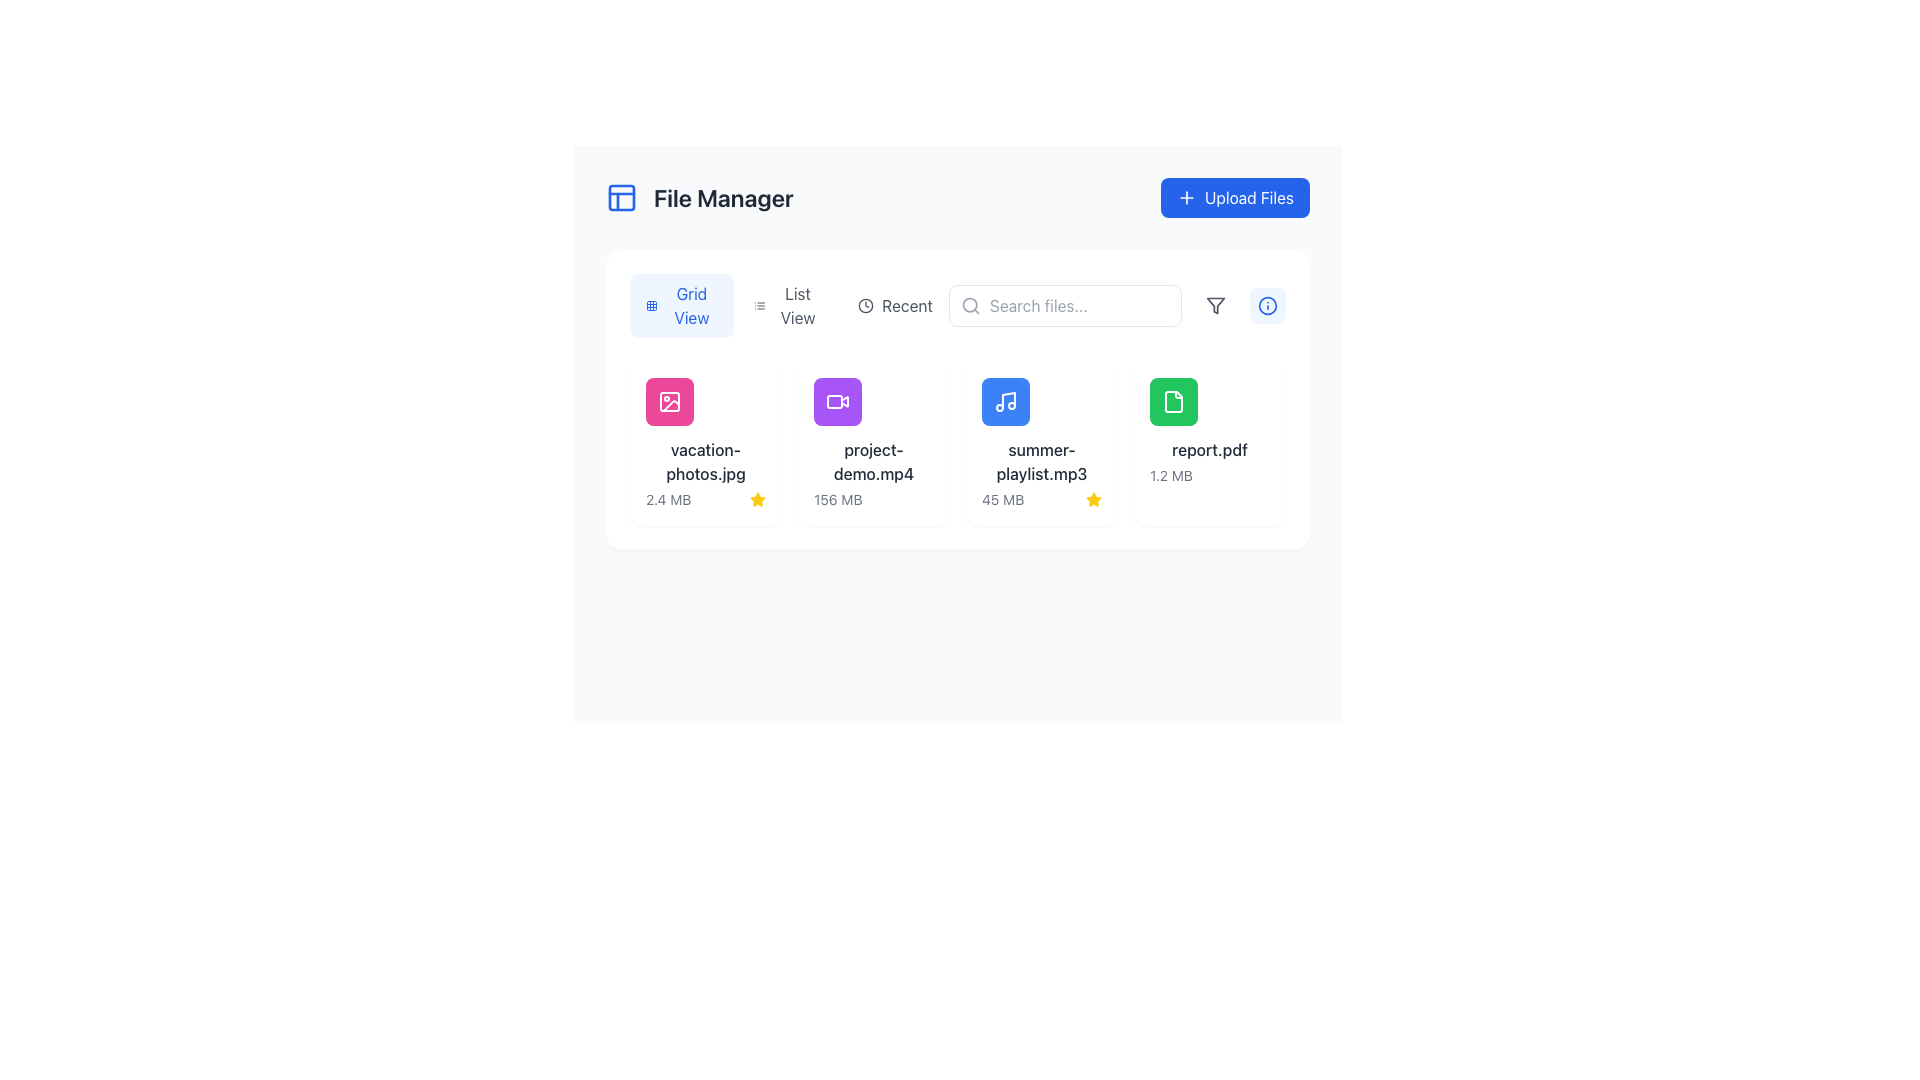 The height and width of the screenshot is (1080, 1920). What do you see at coordinates (838, 401) in the screenshot?
I see `the video camera icon with a purple background located inside a purple circle, positioned to the top-left of the 'project-demo.mp4' grid item` at bounding box center [838, 401].